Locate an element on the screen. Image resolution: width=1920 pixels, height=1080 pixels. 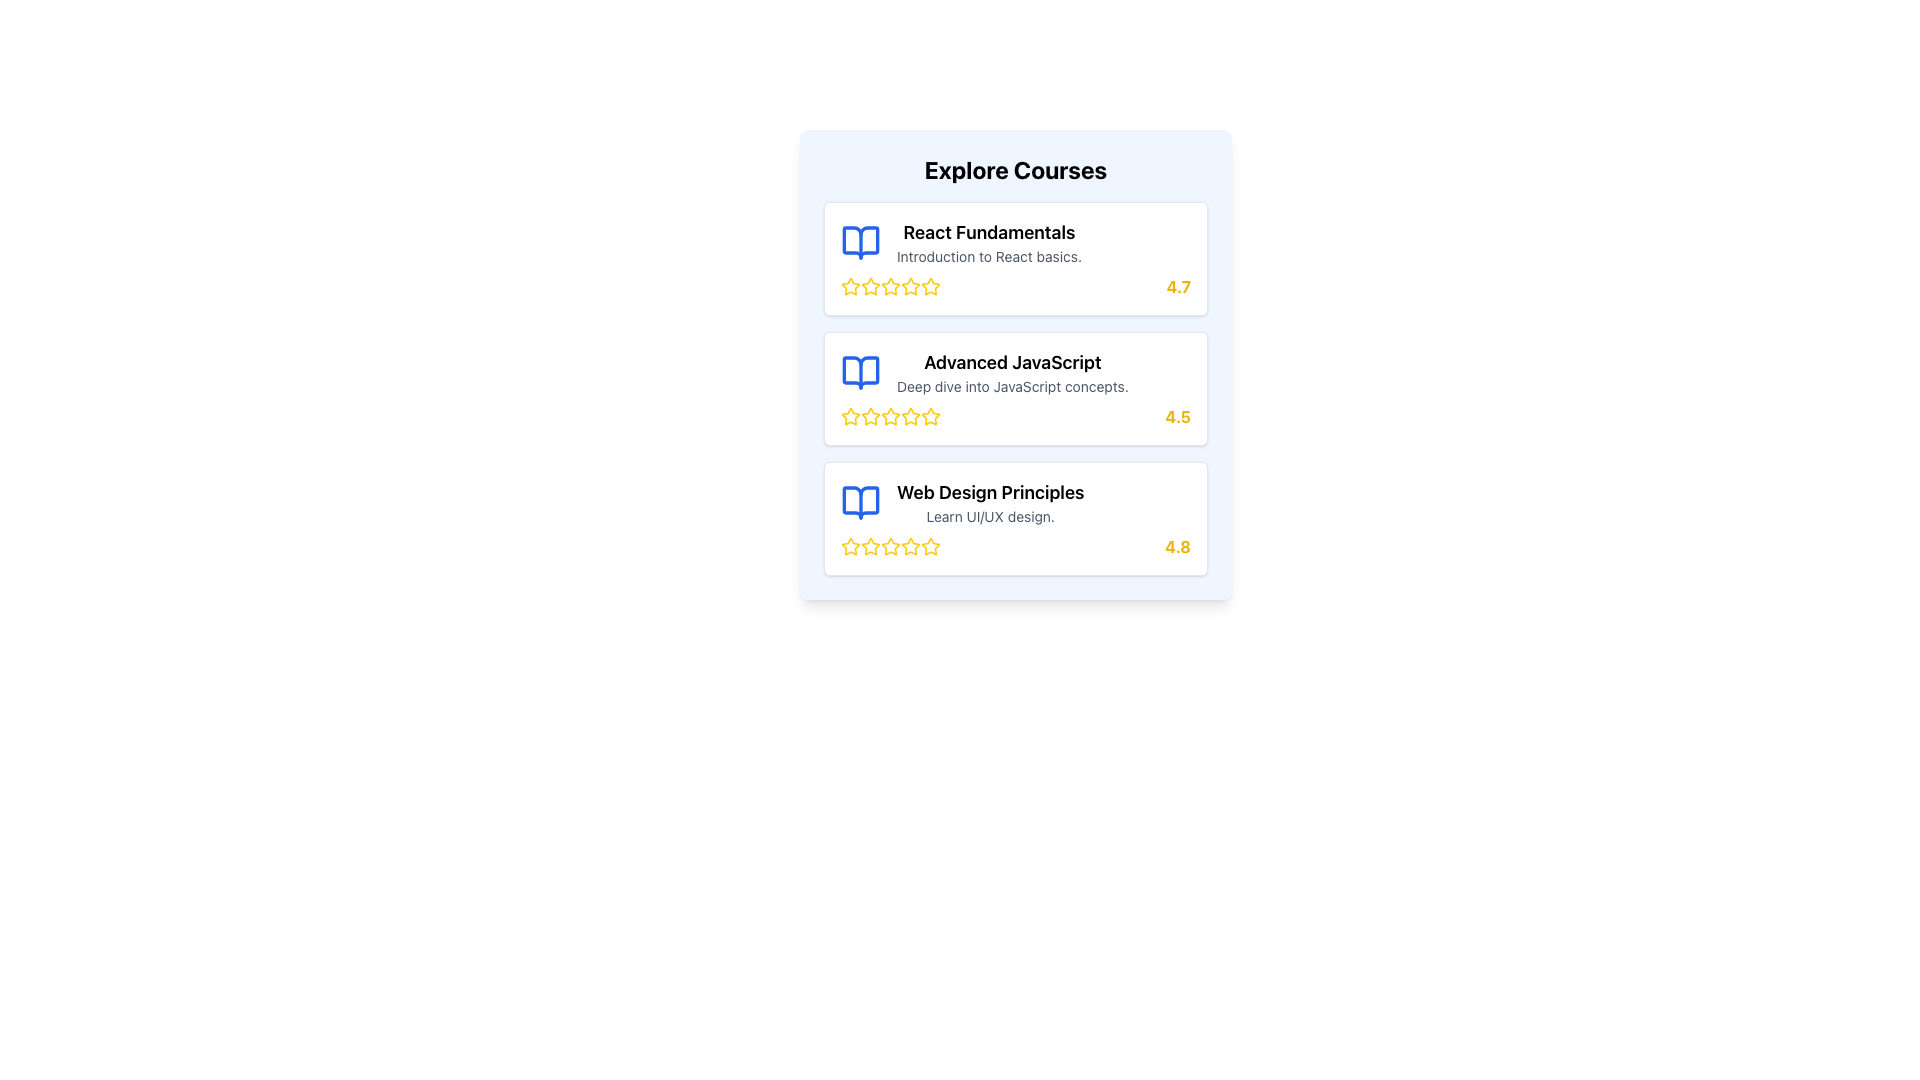
the text element reading 'Deep dive into JavaScript concepts.' which is styled in gray and positioned below the title 'Advanced JavaScript' in the 'Explore Courses' list is located at coordinates (1012, 386).